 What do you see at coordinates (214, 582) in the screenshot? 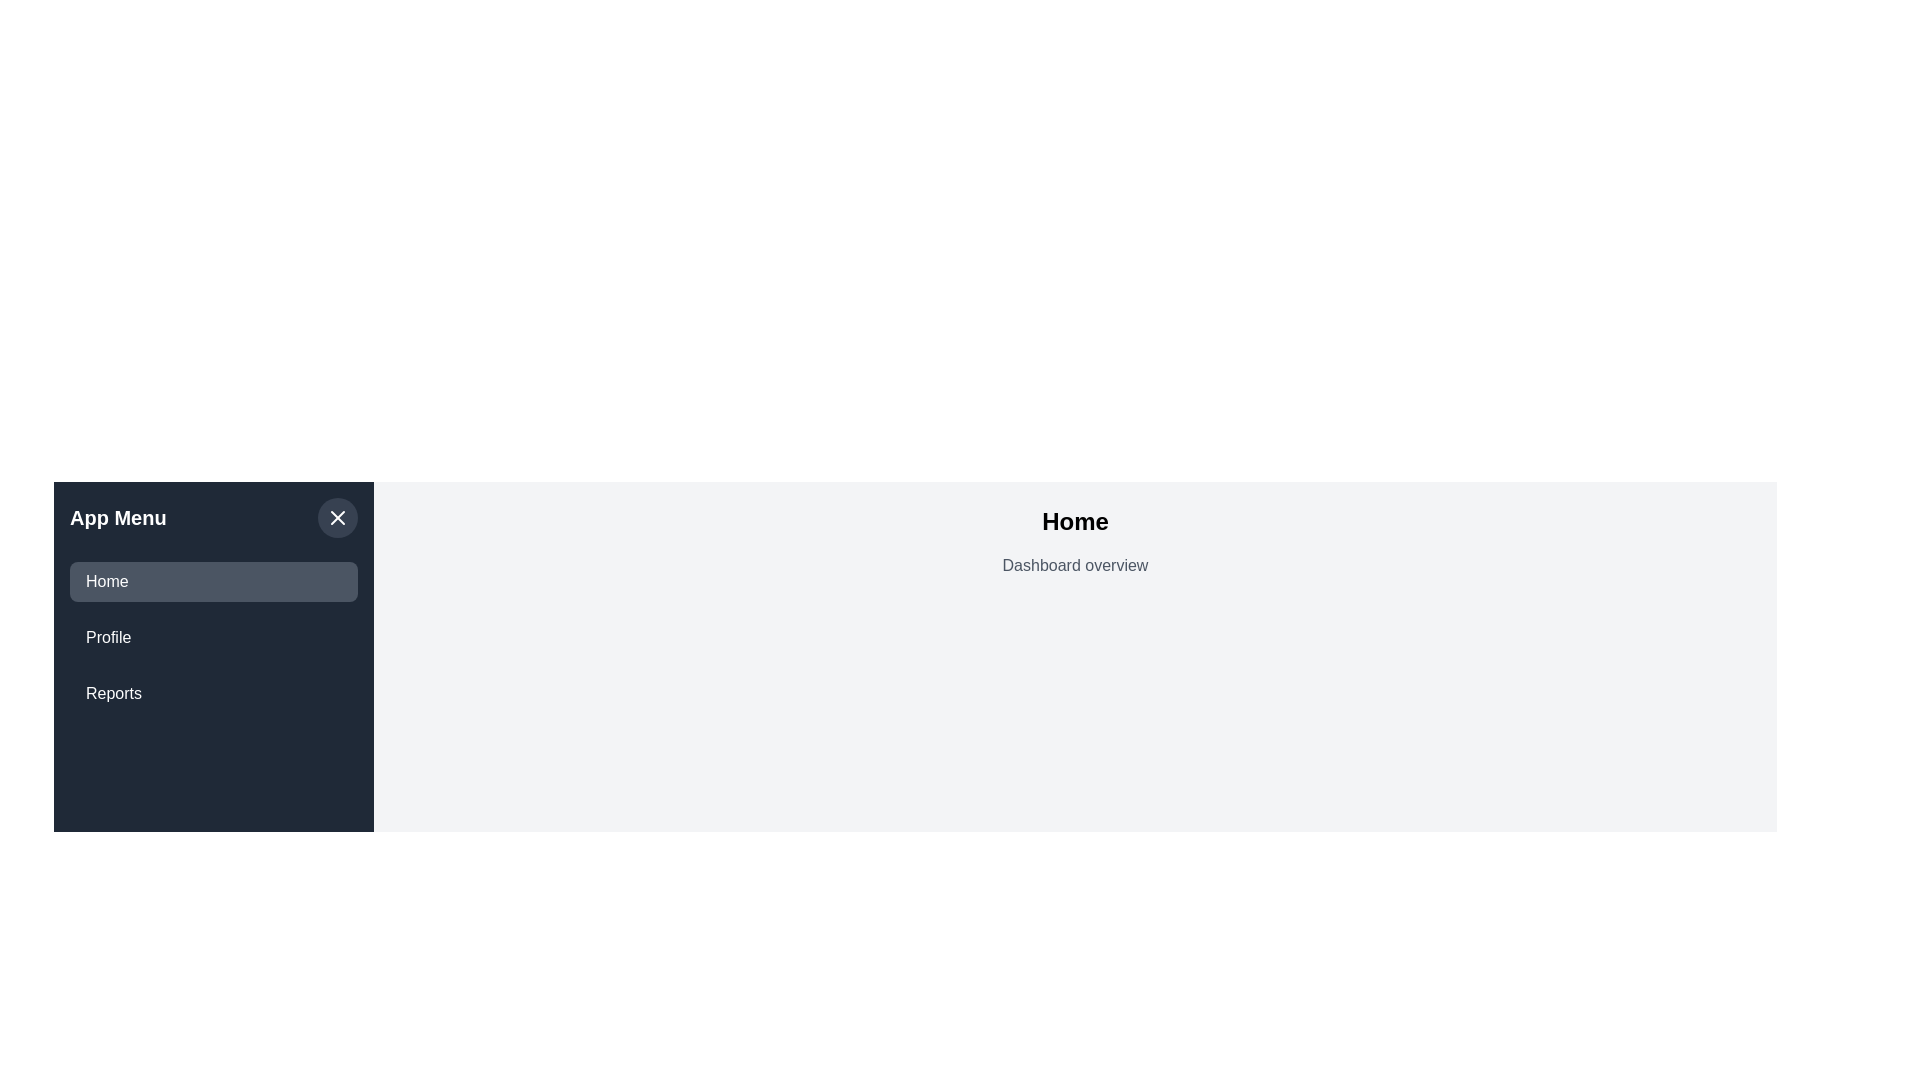
I see `the feature Home from the list` at bounding box center [214, 582].